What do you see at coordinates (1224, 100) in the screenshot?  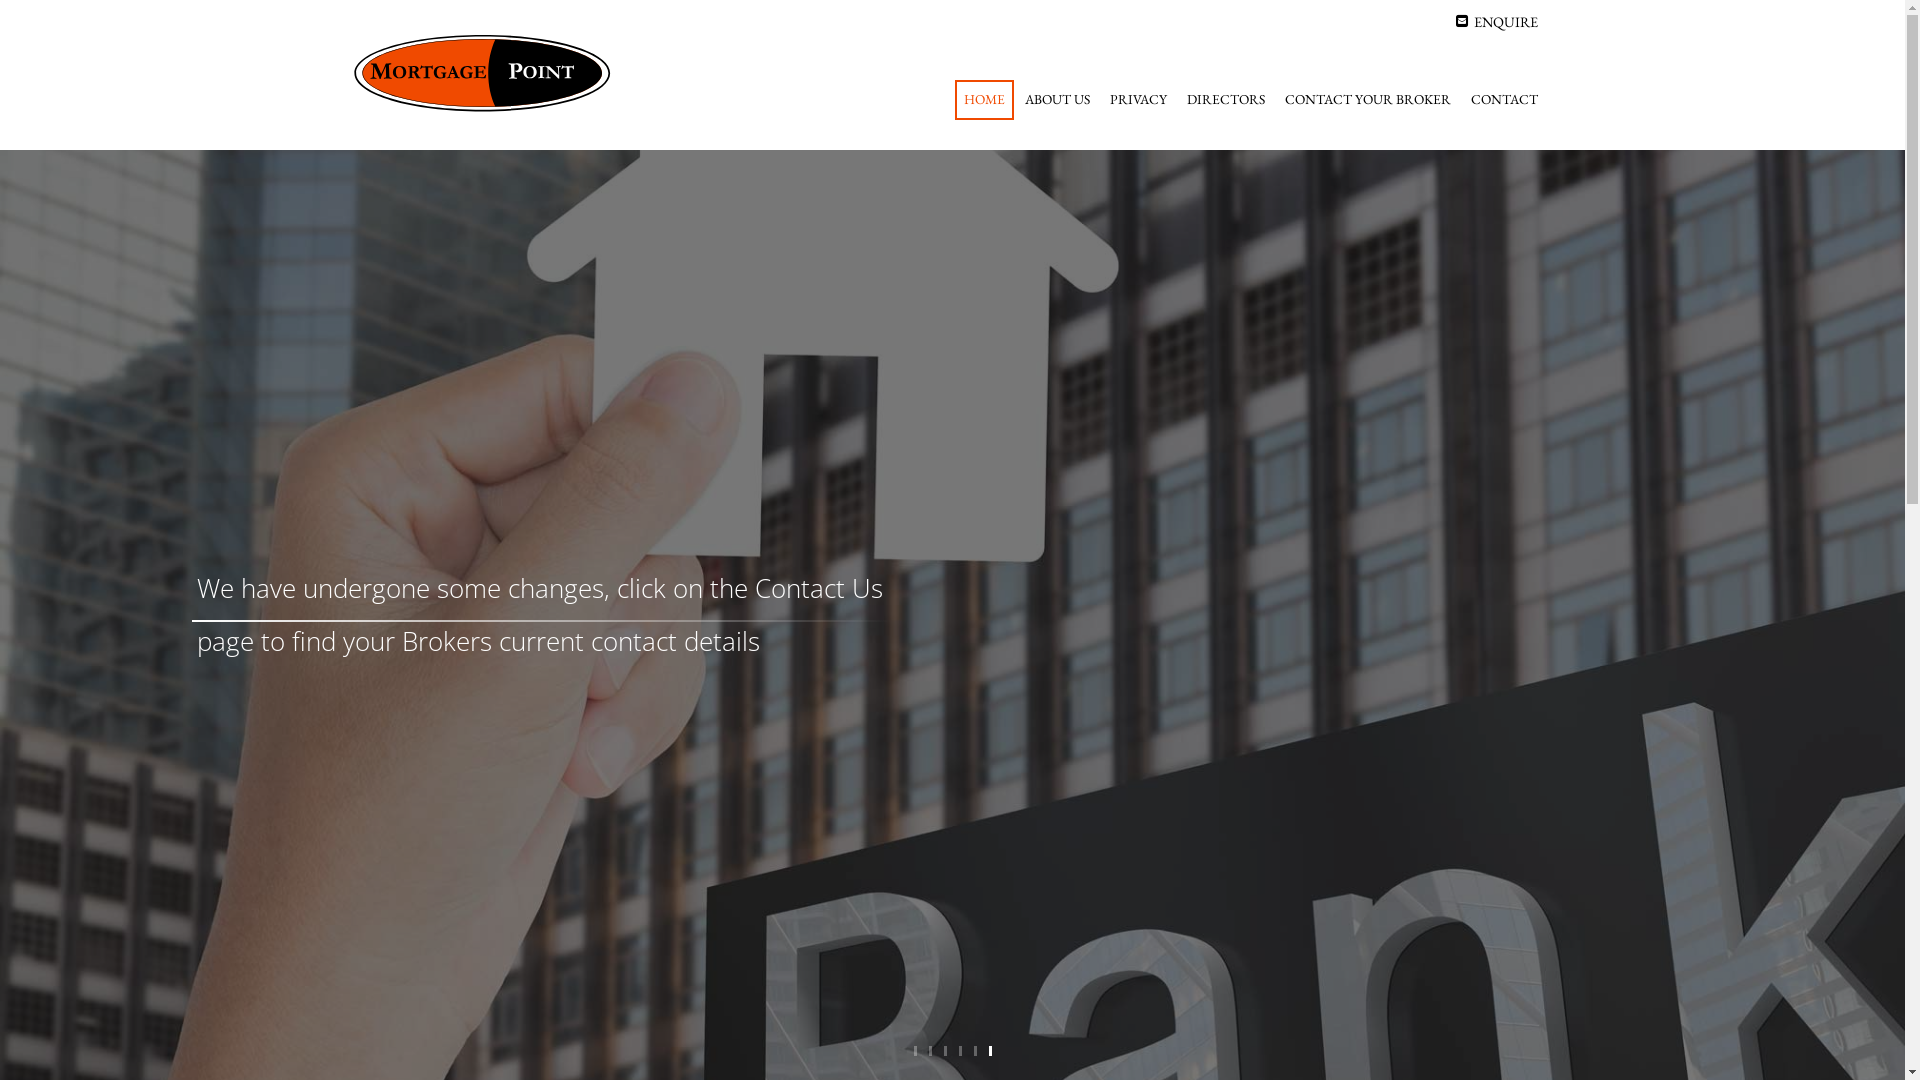 I see `'DIRECTORS'` at bounding box center [1224, 100].